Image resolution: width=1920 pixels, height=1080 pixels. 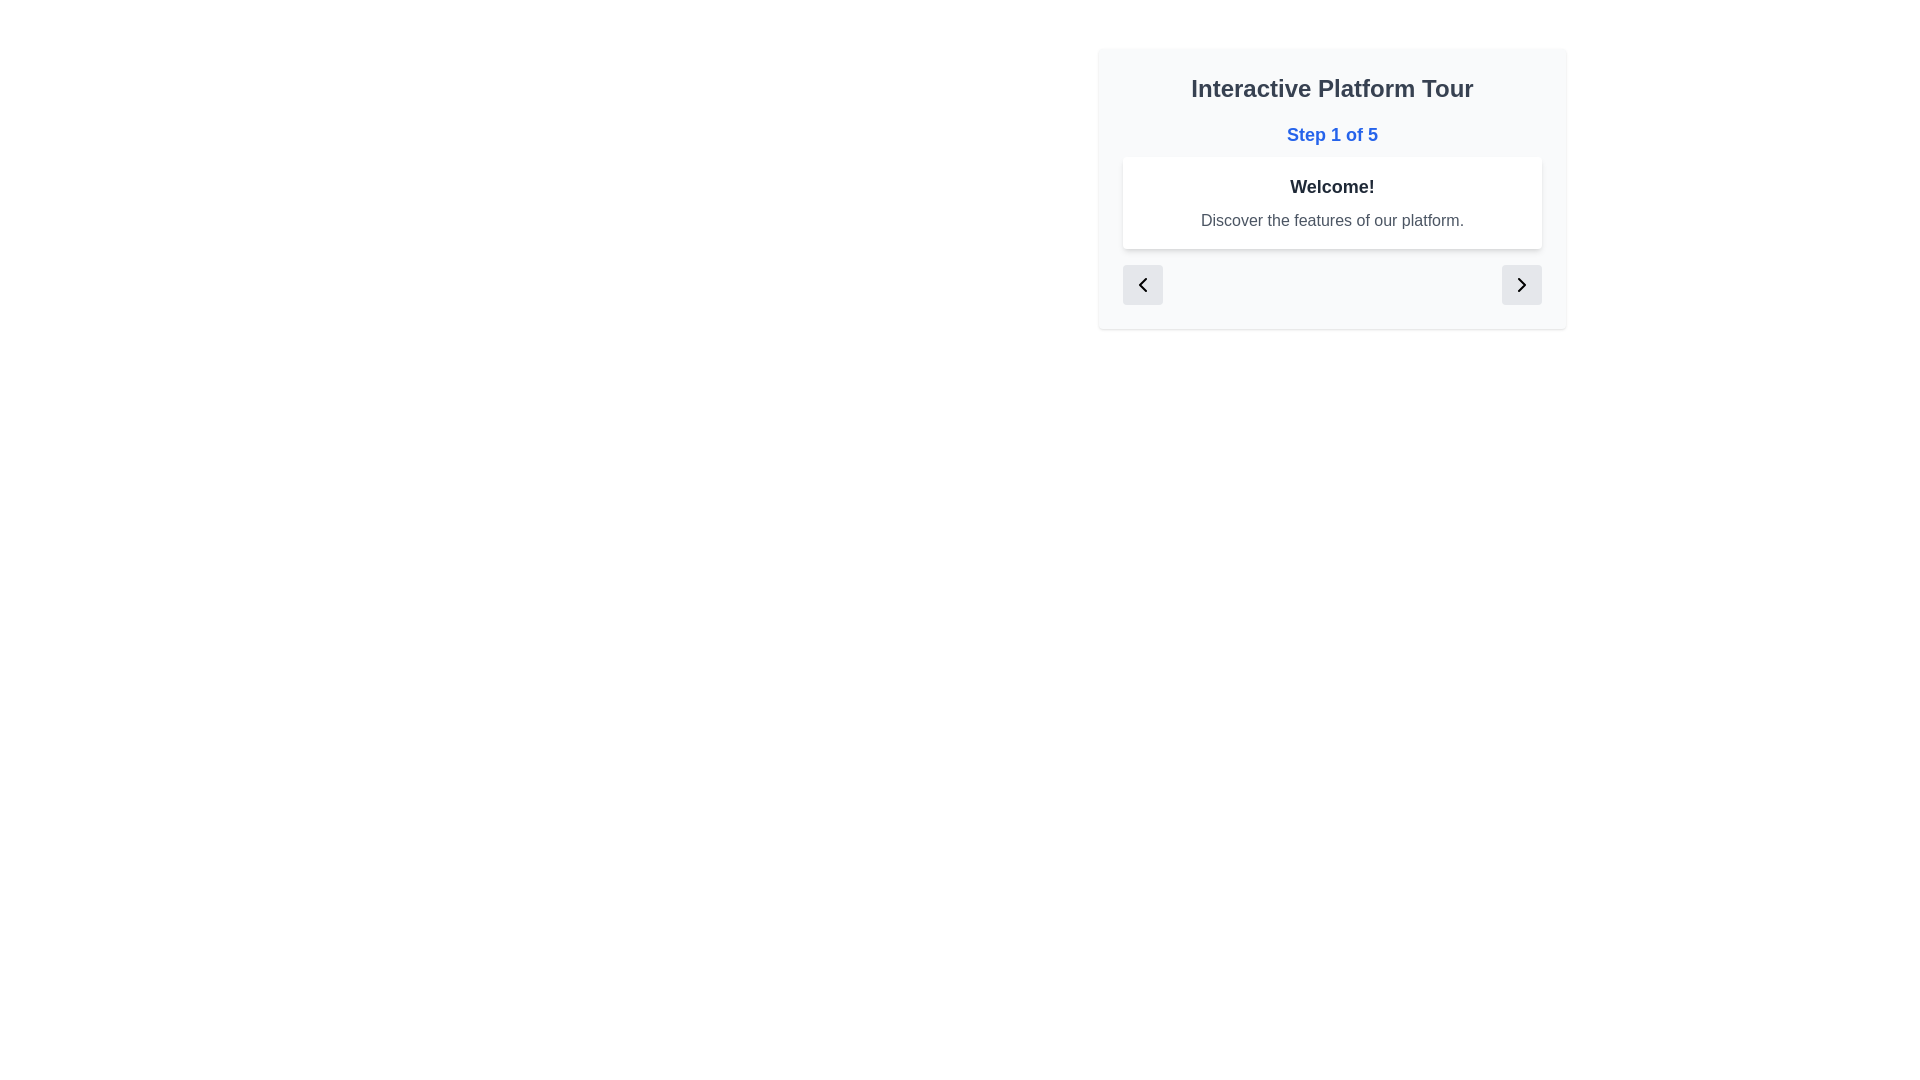 I want to click on the rightward-pointing chevron icon located at the bottom-right corner of the 'Interactive Platform Tour' dialog box, so click(x=1520, y=285).